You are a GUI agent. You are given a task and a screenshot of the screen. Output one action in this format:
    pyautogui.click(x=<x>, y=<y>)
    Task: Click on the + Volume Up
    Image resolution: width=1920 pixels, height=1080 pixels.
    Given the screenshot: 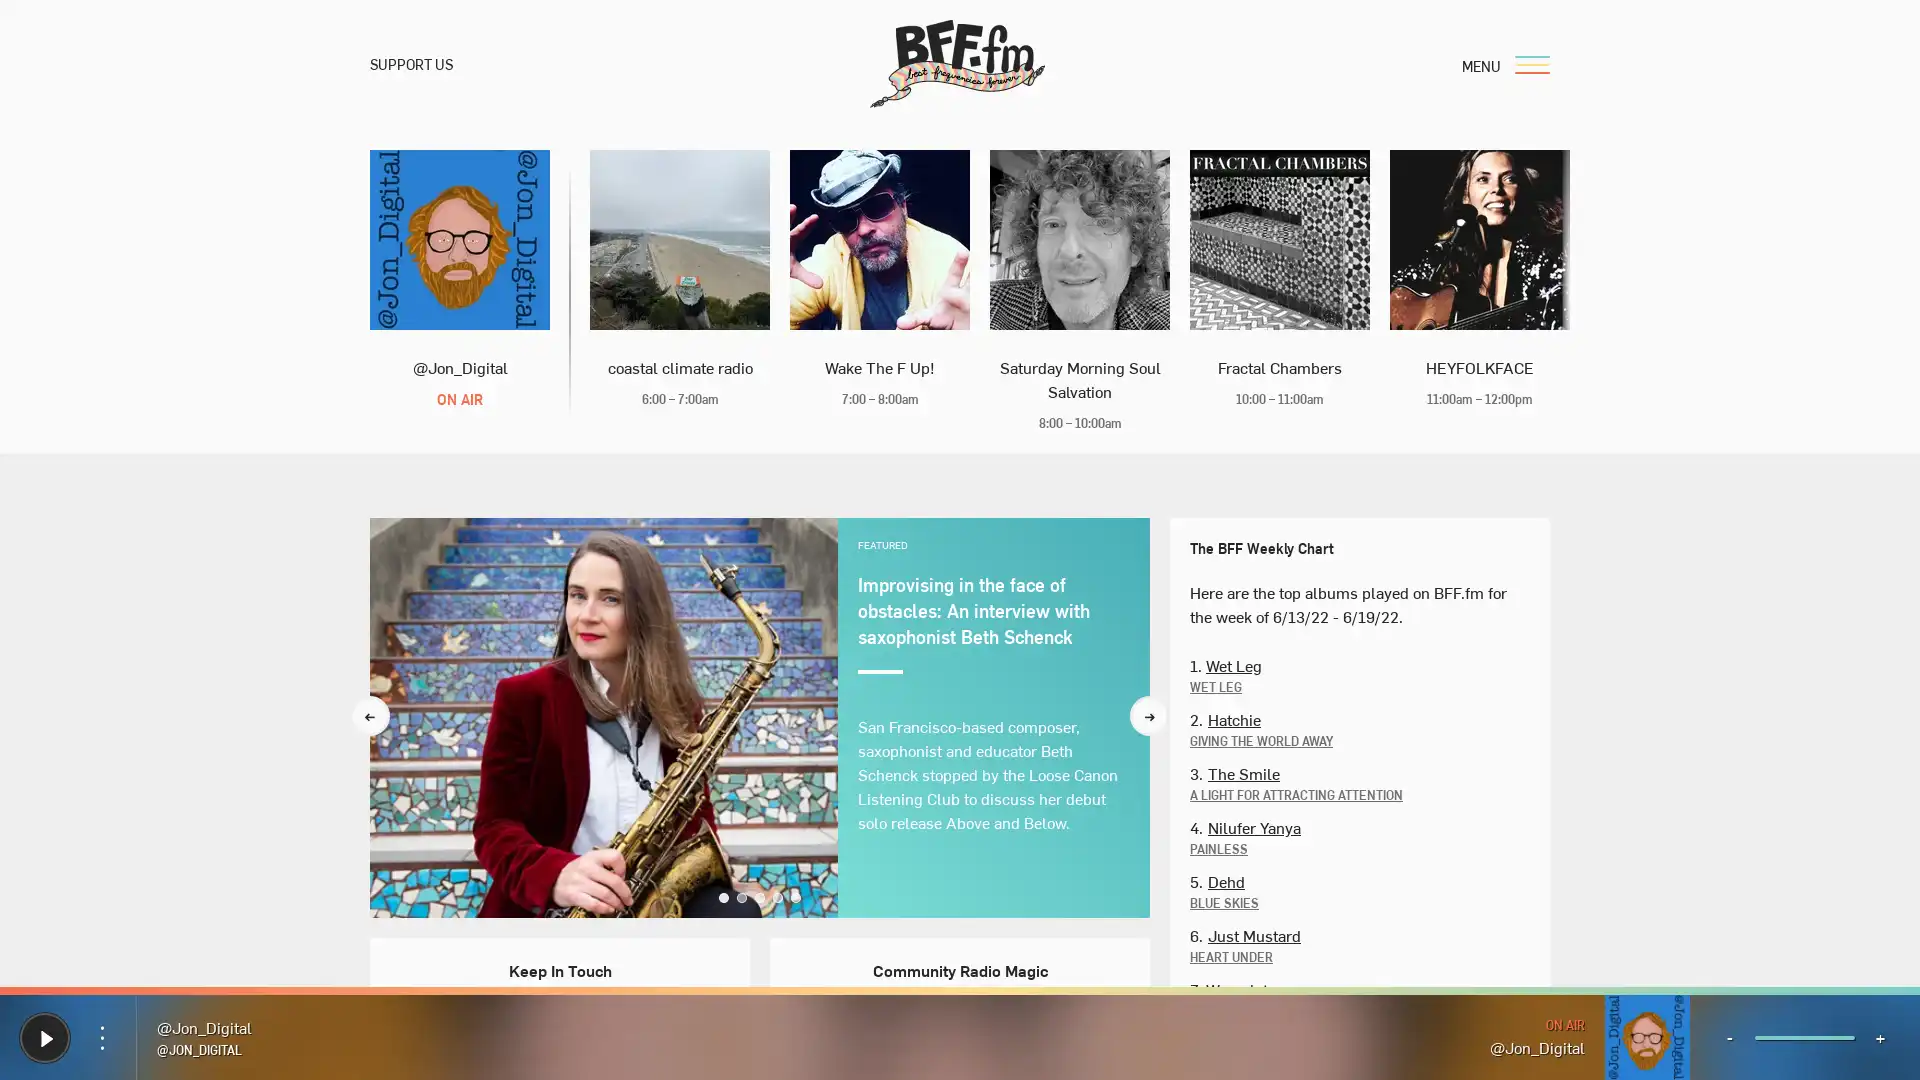 What is the action you would take?
    pyautogui.click(x=1879, y=1036)
    